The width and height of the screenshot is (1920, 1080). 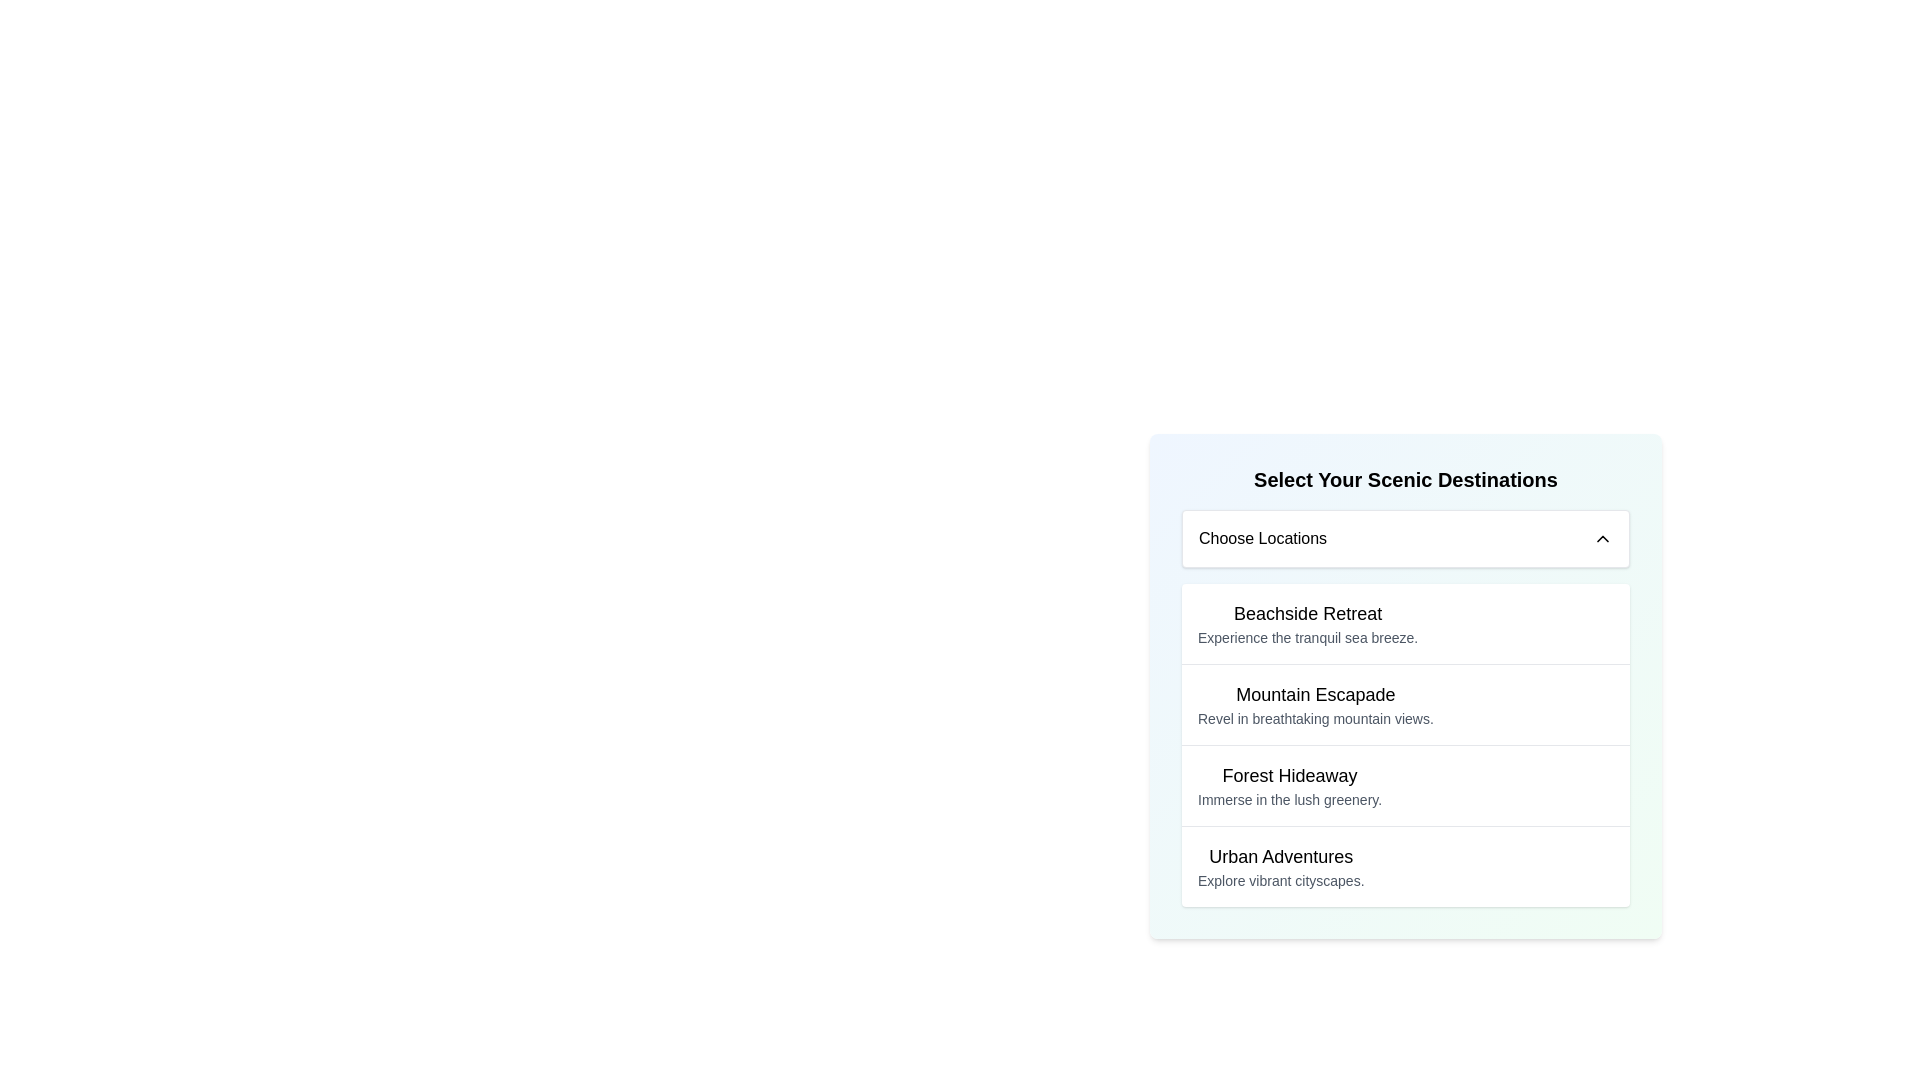 I want to click on the 'Beachside Retreat' text element, so click(x=1308, y=623).